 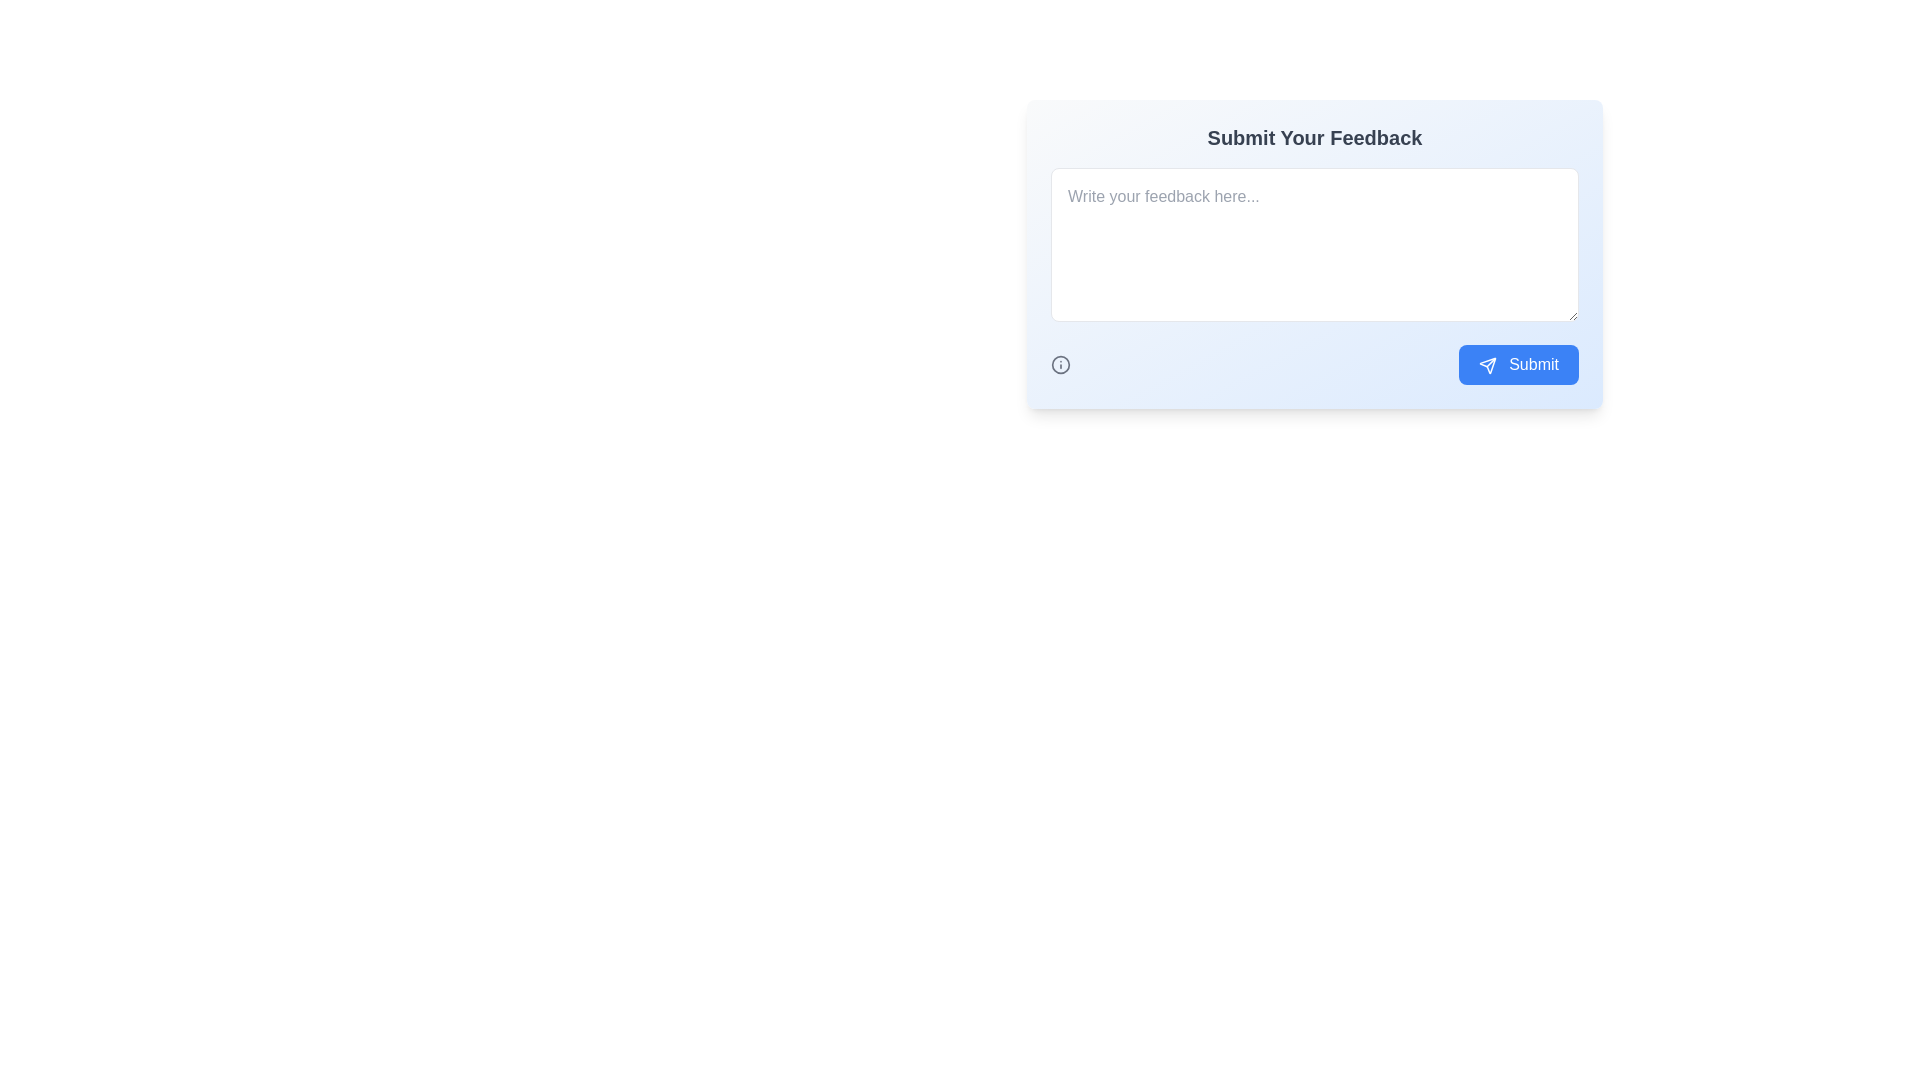 I want to click on the small paper plane icon, which has a blue background and white strokes, located to the left of the 'Submit' text on a blue button in the feedback submission interface, so click(x=1487, y=365).